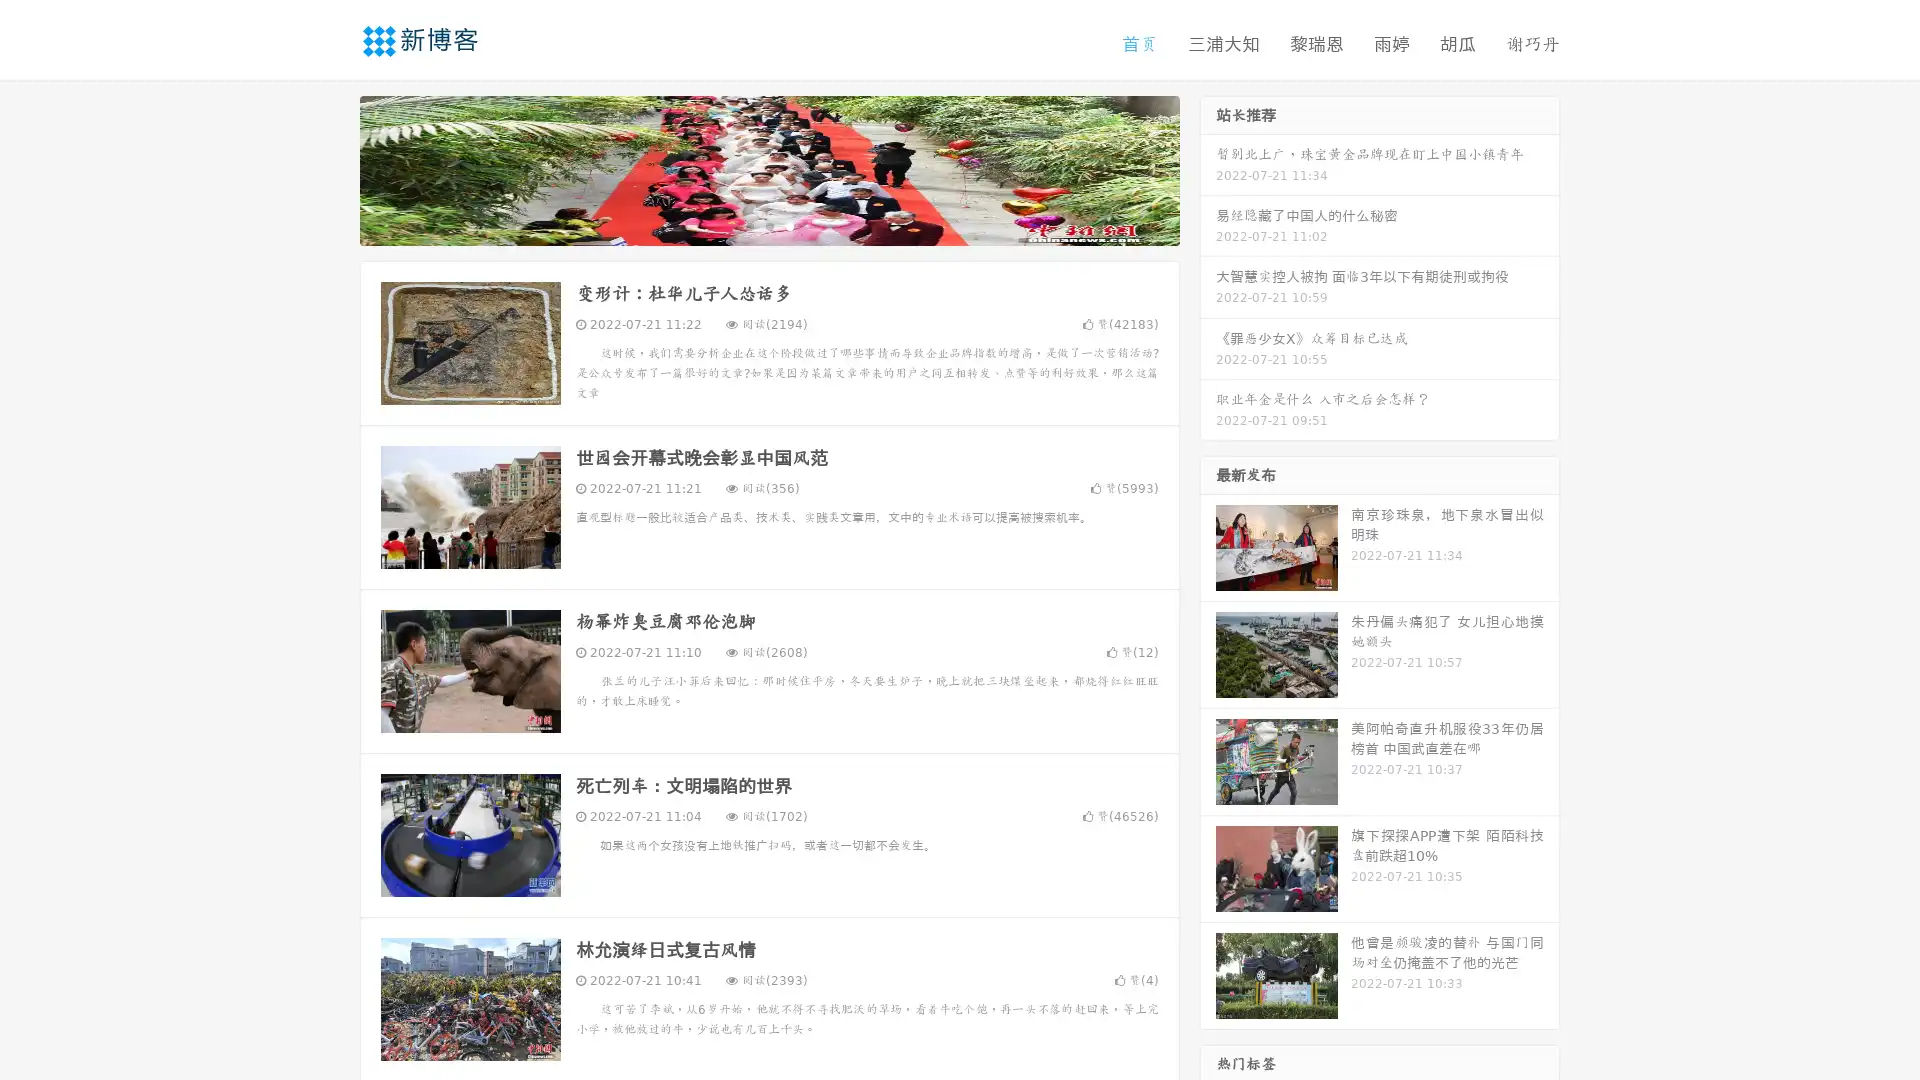 This screenshot has width=1920, height=1080. What do you see at coordinates (330, 168) in the screenshot?
I see `Previous slide` at bounding box center [330, 168].